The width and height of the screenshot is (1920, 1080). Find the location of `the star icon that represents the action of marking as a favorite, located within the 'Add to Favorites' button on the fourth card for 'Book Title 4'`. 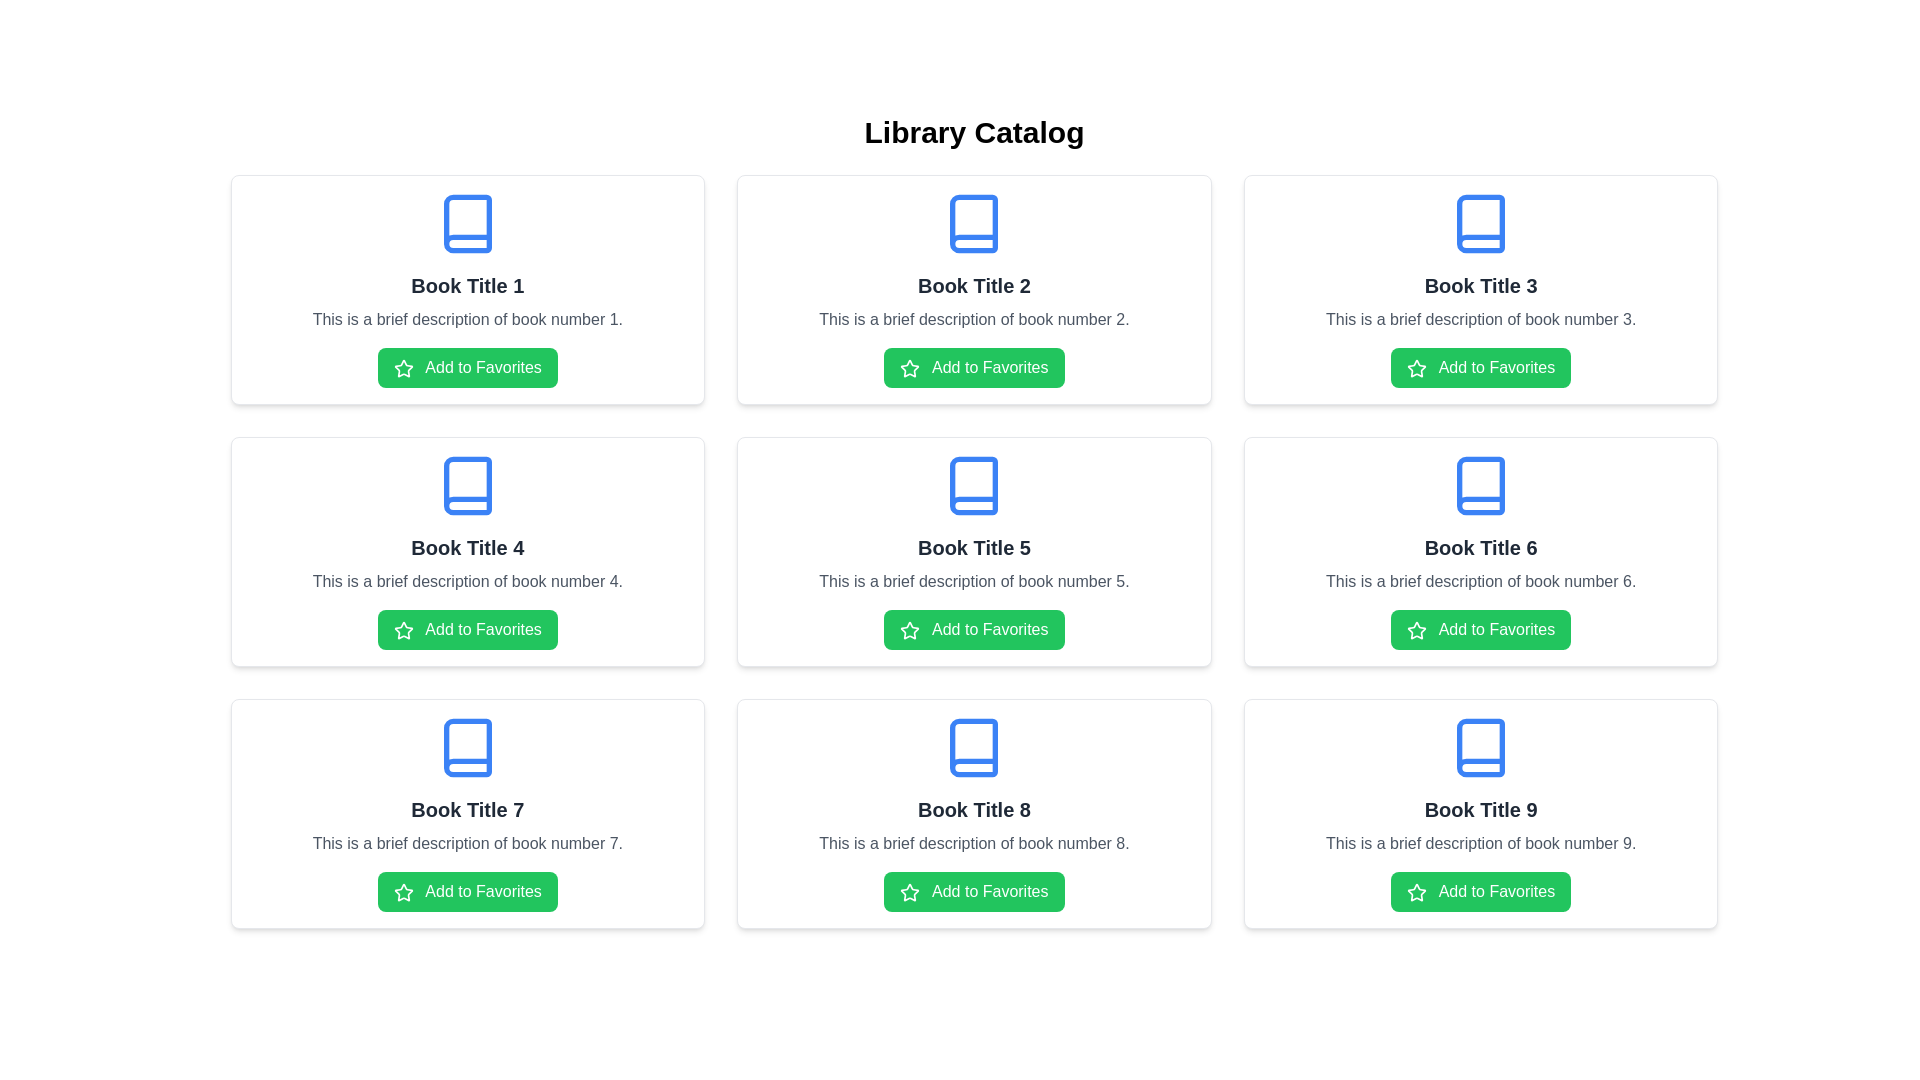

the star icon that represents the action of marking as a favorite, located within the 'Add to Favorites' button on the fourth card for 'Book Title 4' is located at coordinates (402, 630).